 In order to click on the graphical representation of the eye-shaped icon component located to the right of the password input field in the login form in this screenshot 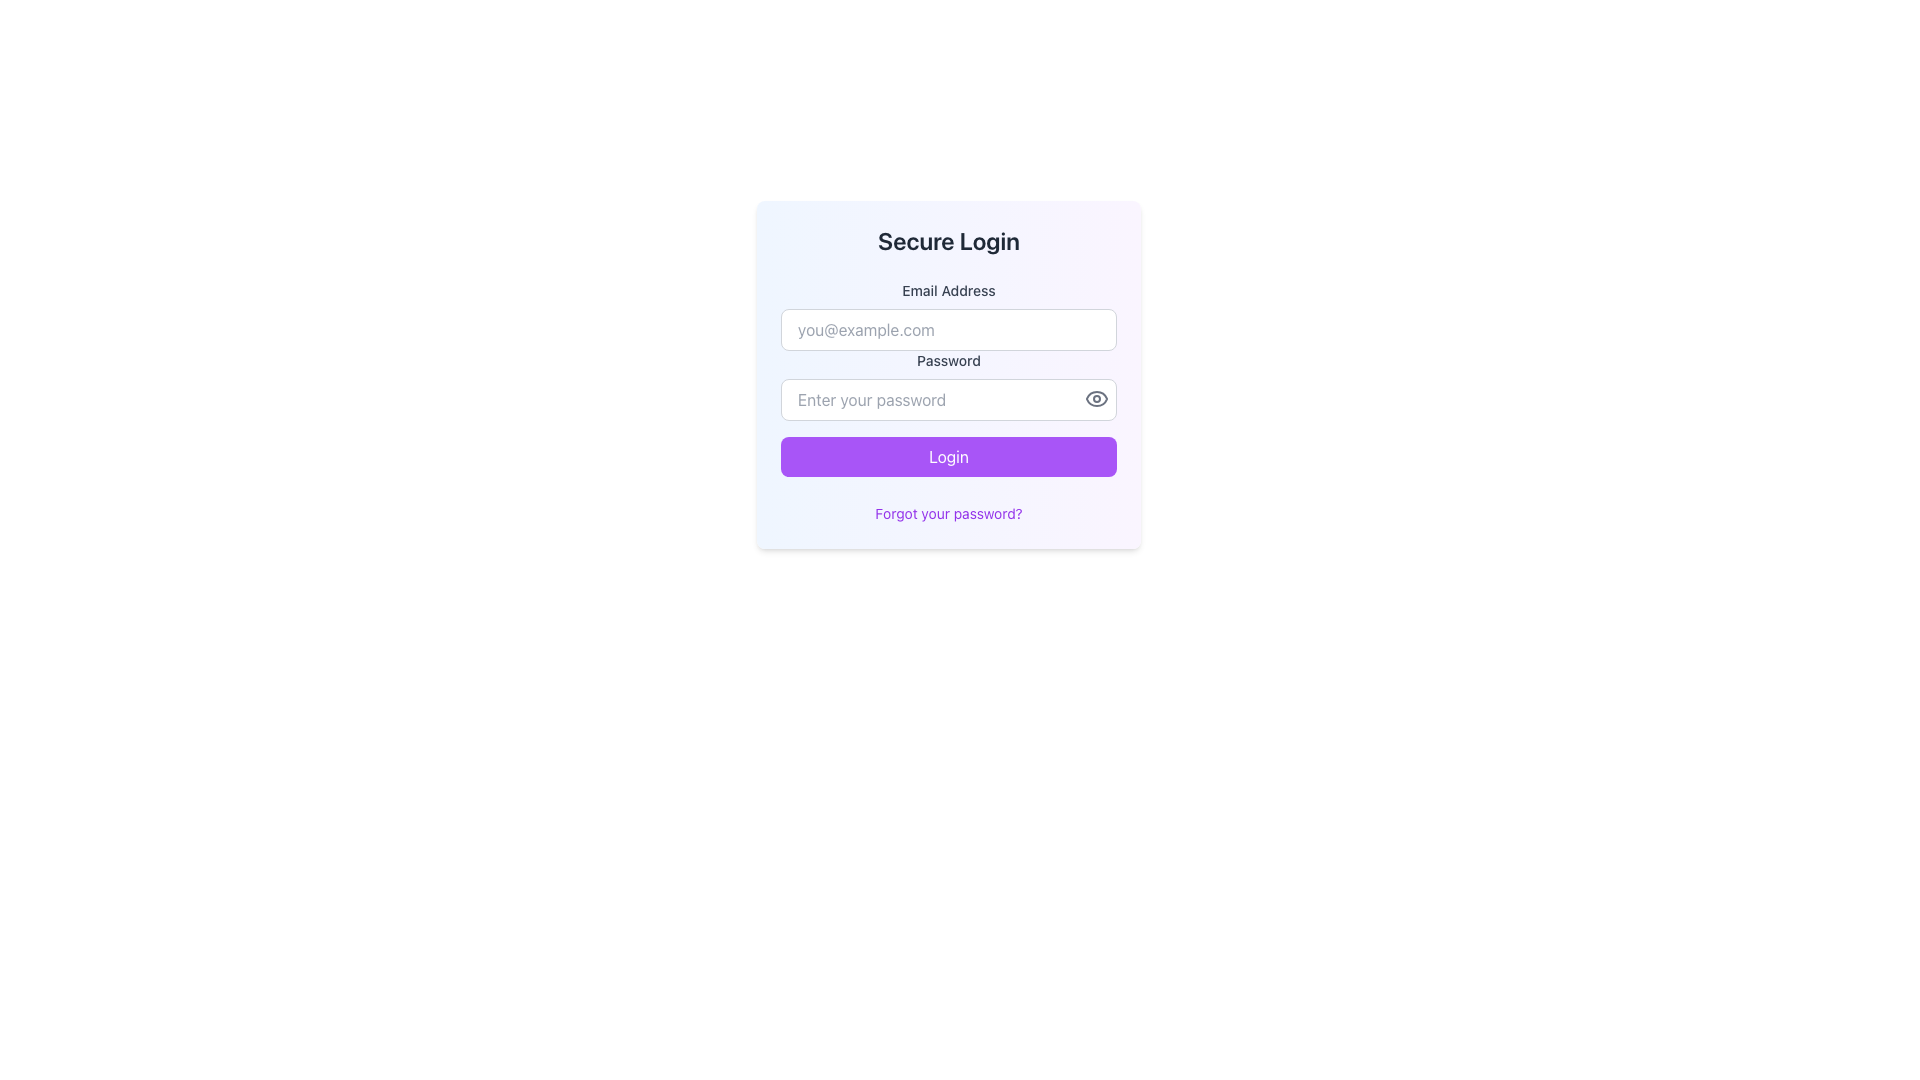, I will do `click(1096, 398)`.